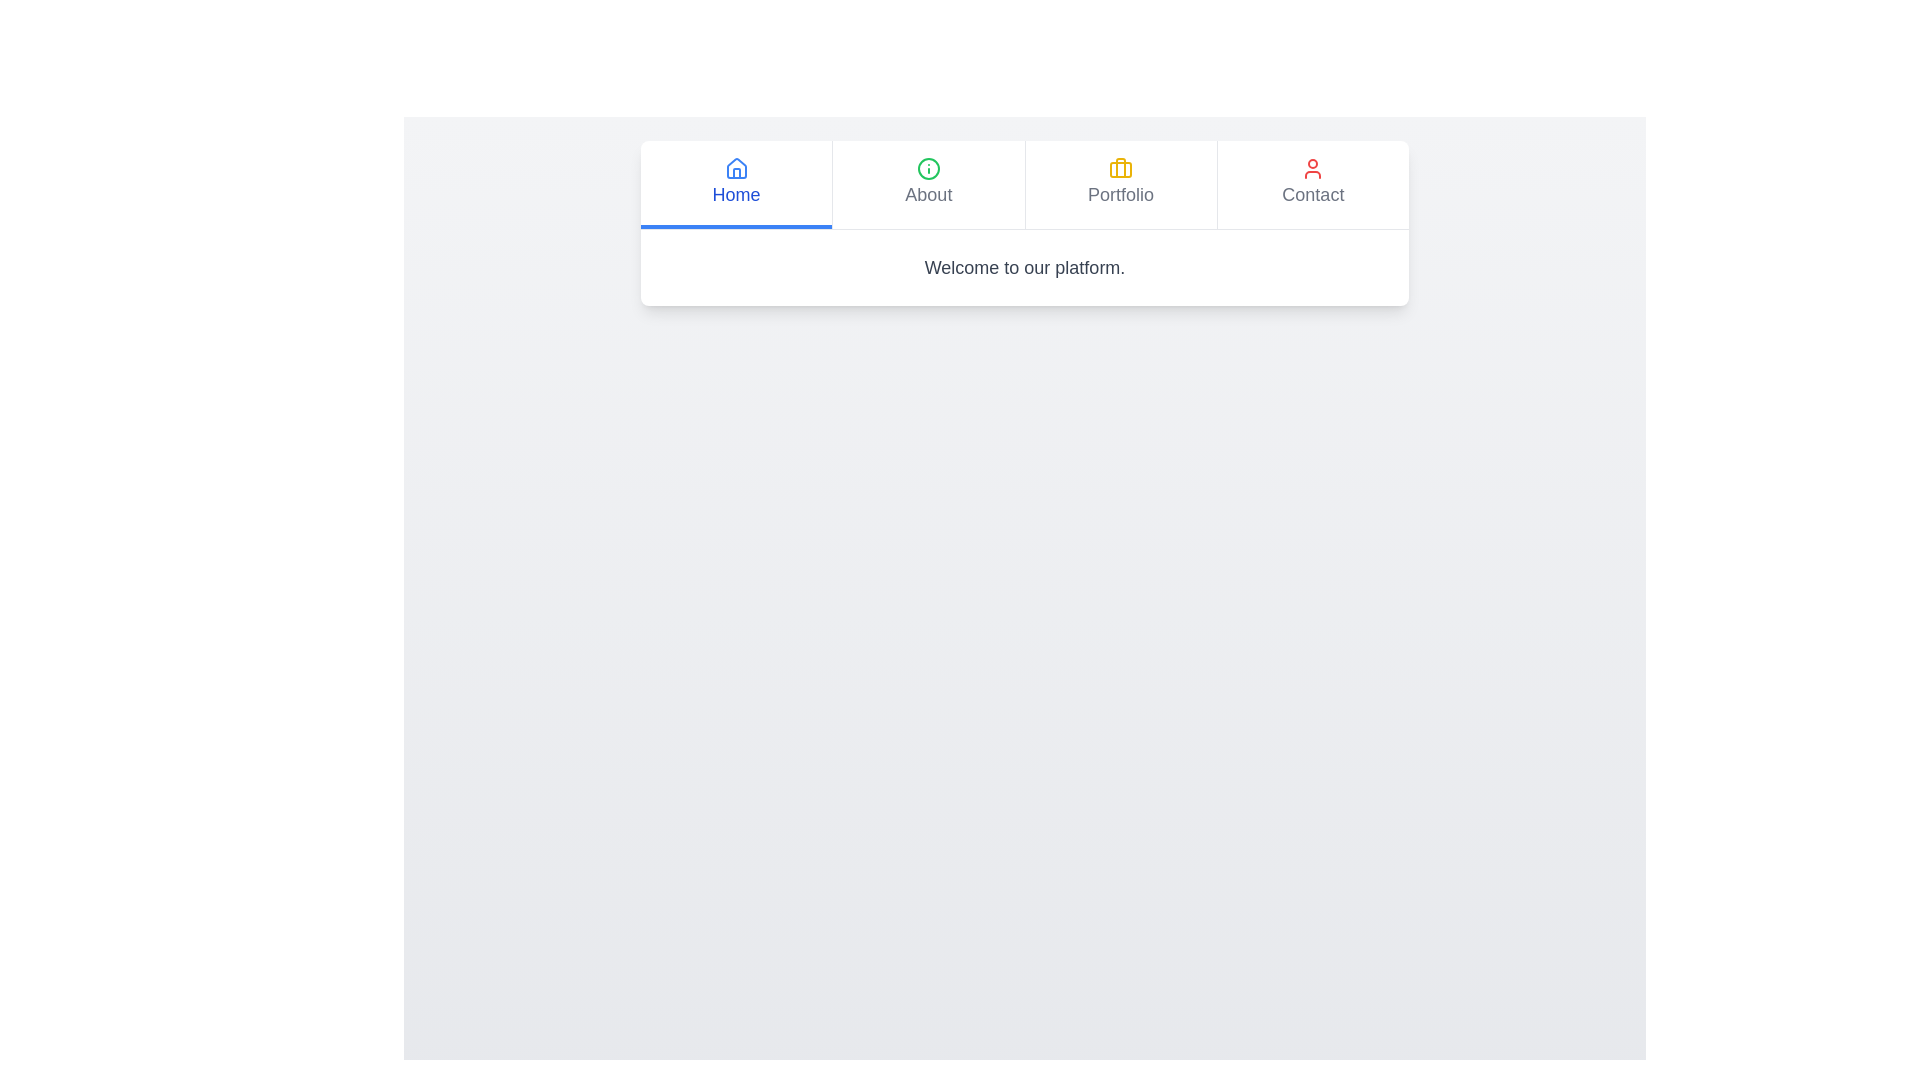 Image resolution: width=1920 pixels, height=1080 pixels. Describe the element at coordinates (1120, 185) in the screenshot. I see `the Portfolio tab in the KnowledgeTabs component` at that location.